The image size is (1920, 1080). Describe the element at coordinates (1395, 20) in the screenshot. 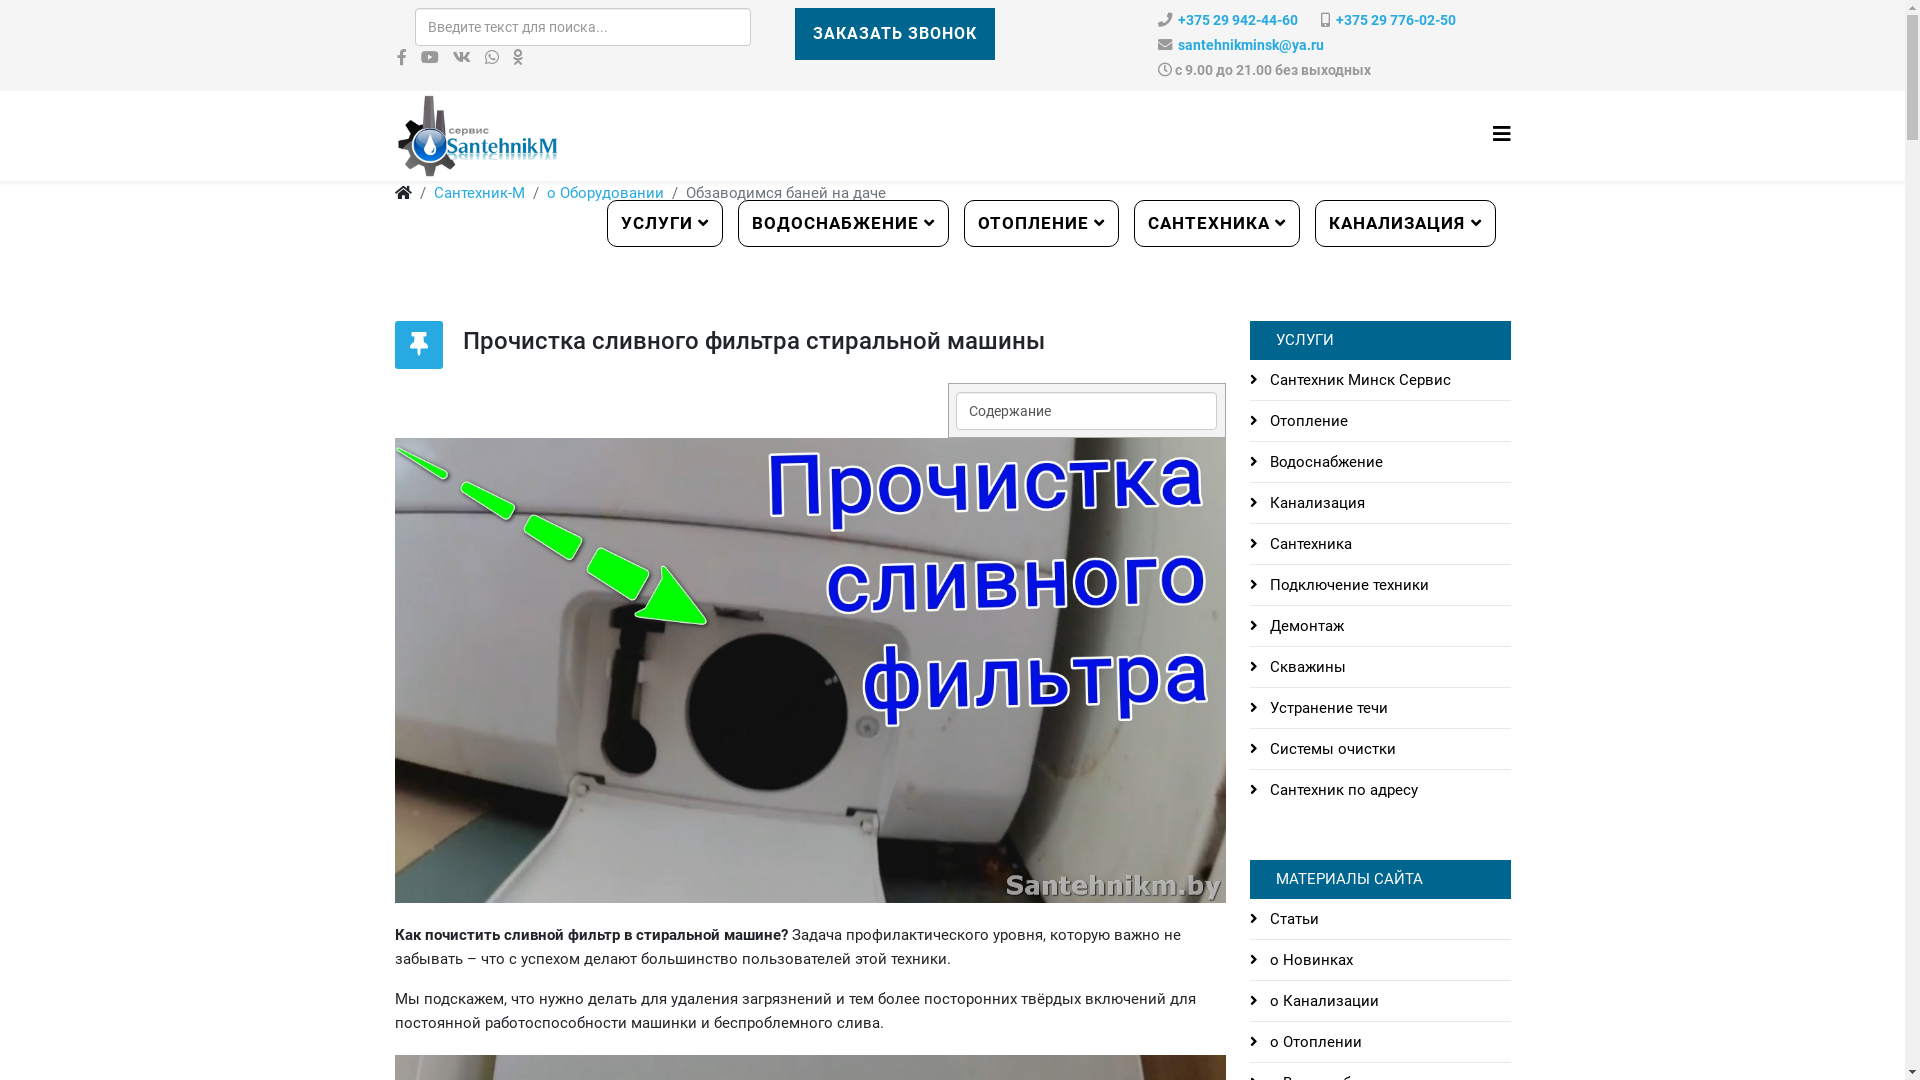

I see `'+375 29 776-02-50'` at that location.